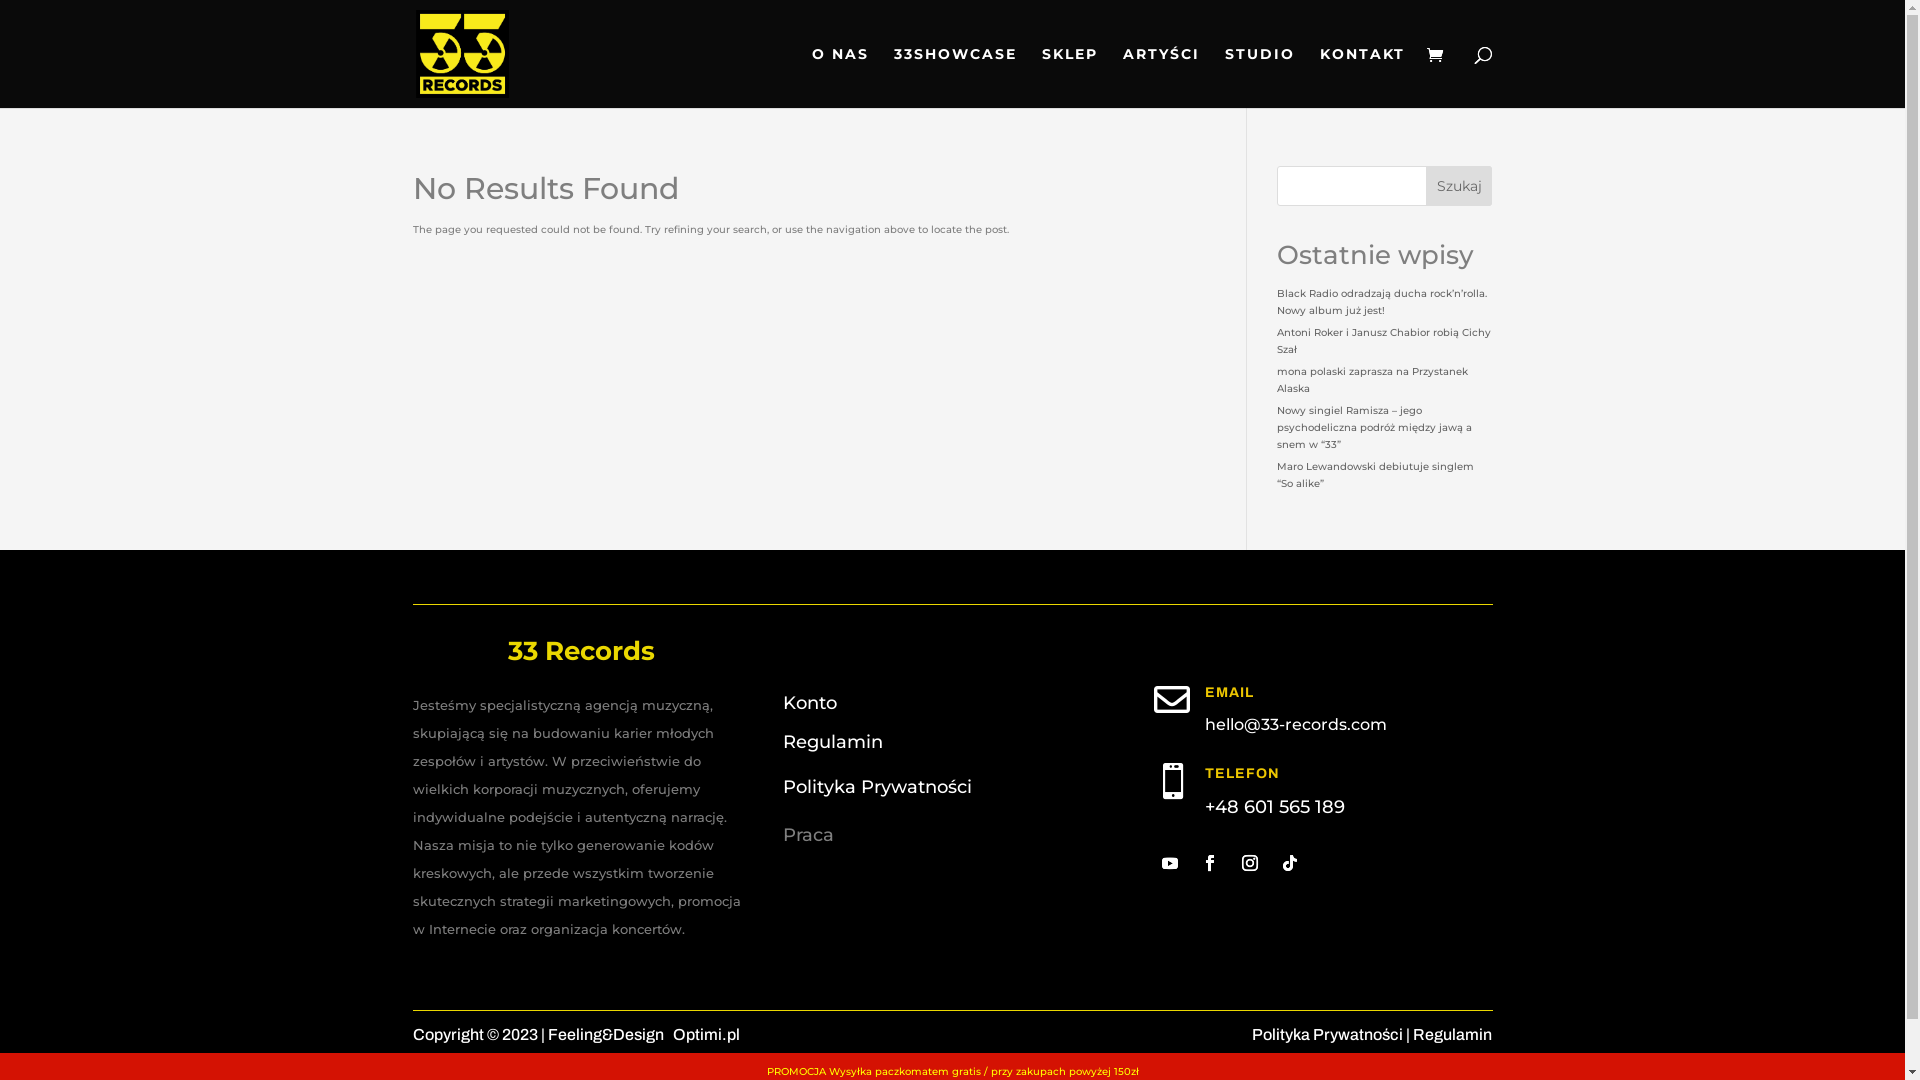 The image size is (1920, 1080). I want to click on 'mona polaski zaprasza na Przystanek Alaska', so click(1371, 380).